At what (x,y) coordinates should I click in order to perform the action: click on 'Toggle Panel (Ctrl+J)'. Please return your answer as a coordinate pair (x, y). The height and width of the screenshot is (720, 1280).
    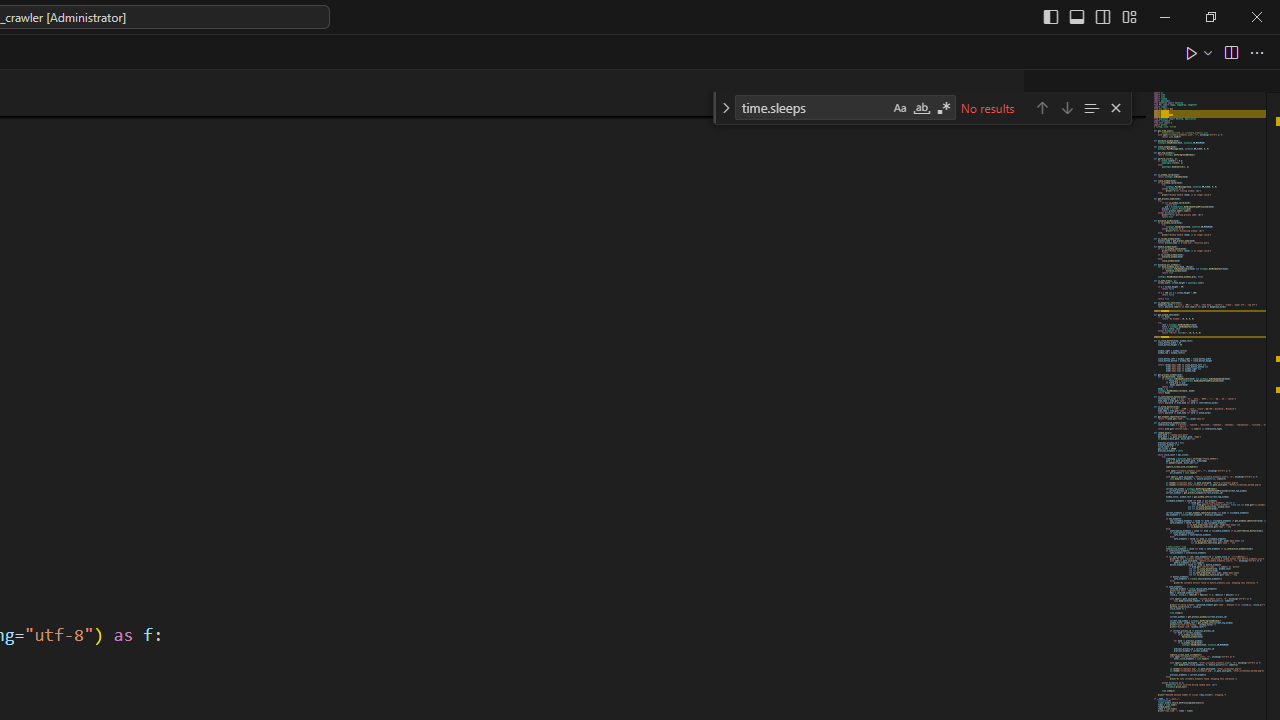
    Looking at the image, I should click on (1076, 16).